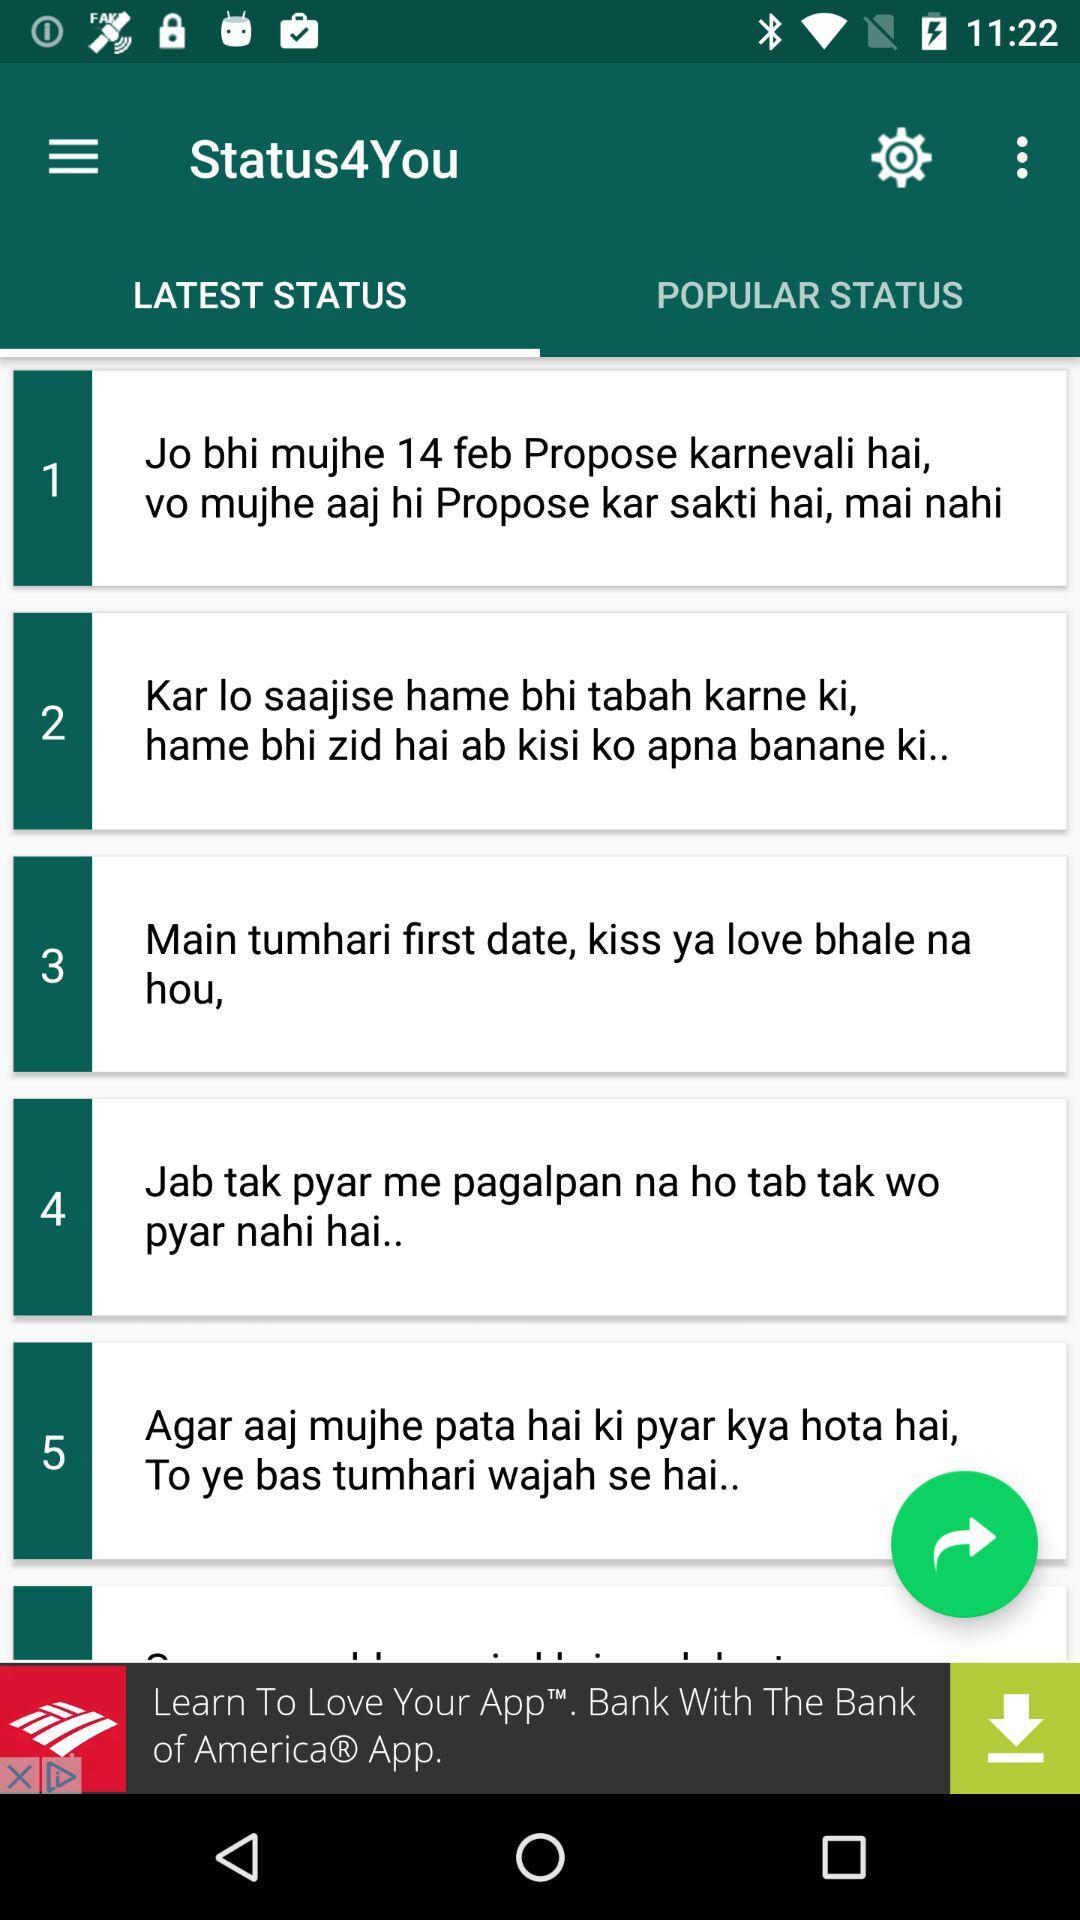 This screenshot has width=1080, height=1920. I want to click on share the text and image, so click(963, 1543).